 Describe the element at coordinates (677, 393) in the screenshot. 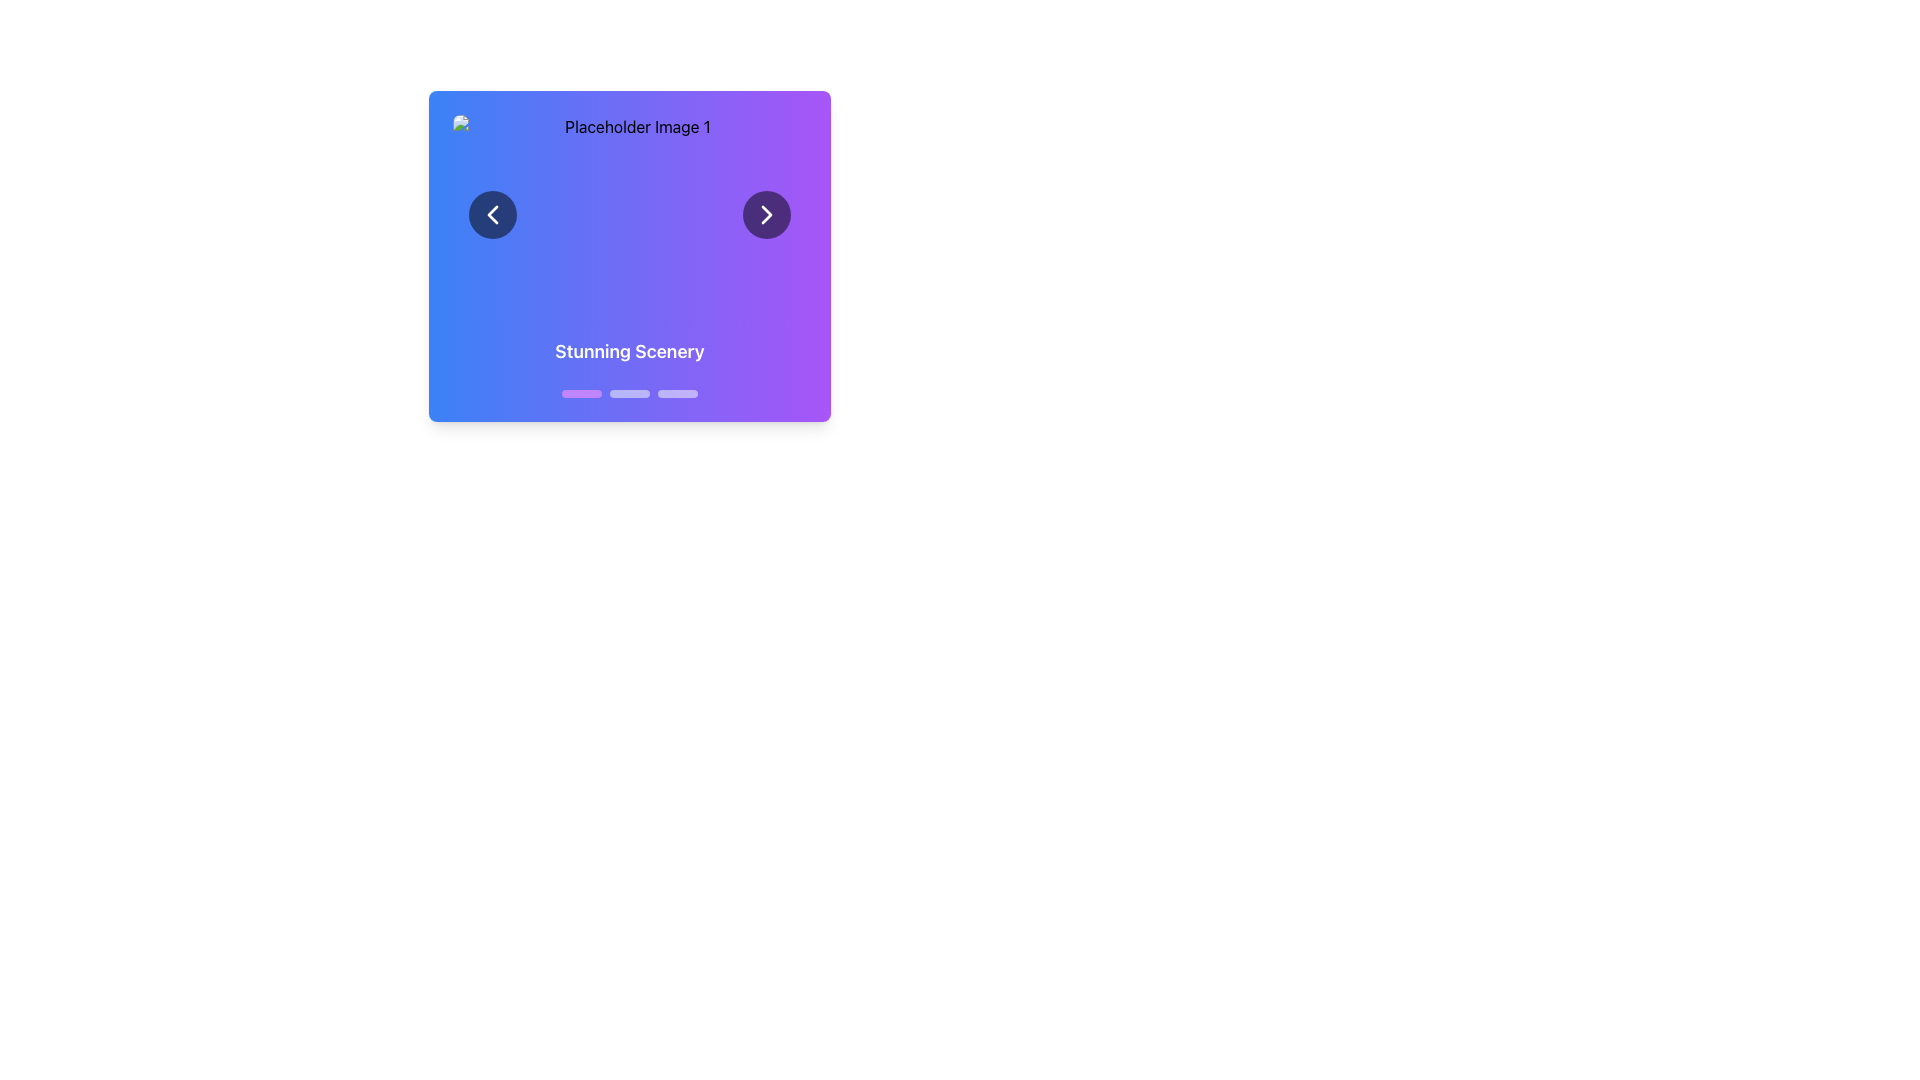

I see `the third dot indicator button at the bottom of the card layout` at that location.